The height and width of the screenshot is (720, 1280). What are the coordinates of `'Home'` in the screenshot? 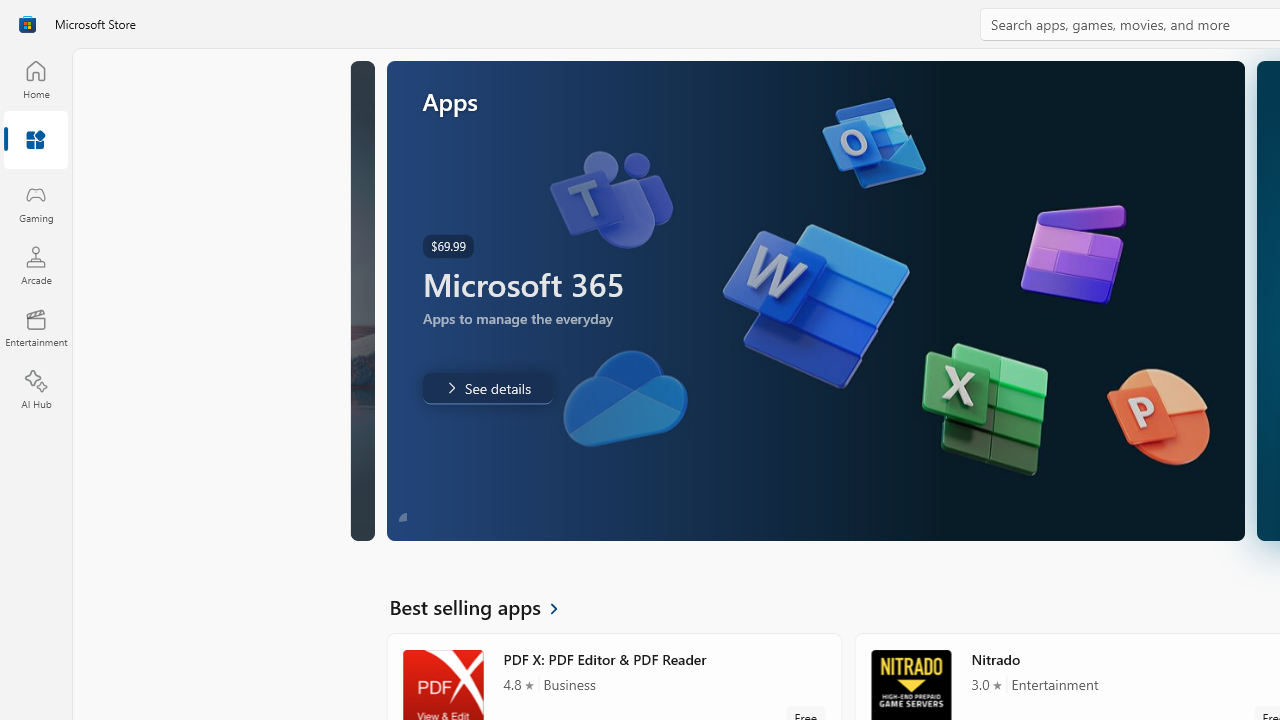 It's located at (35, 78).